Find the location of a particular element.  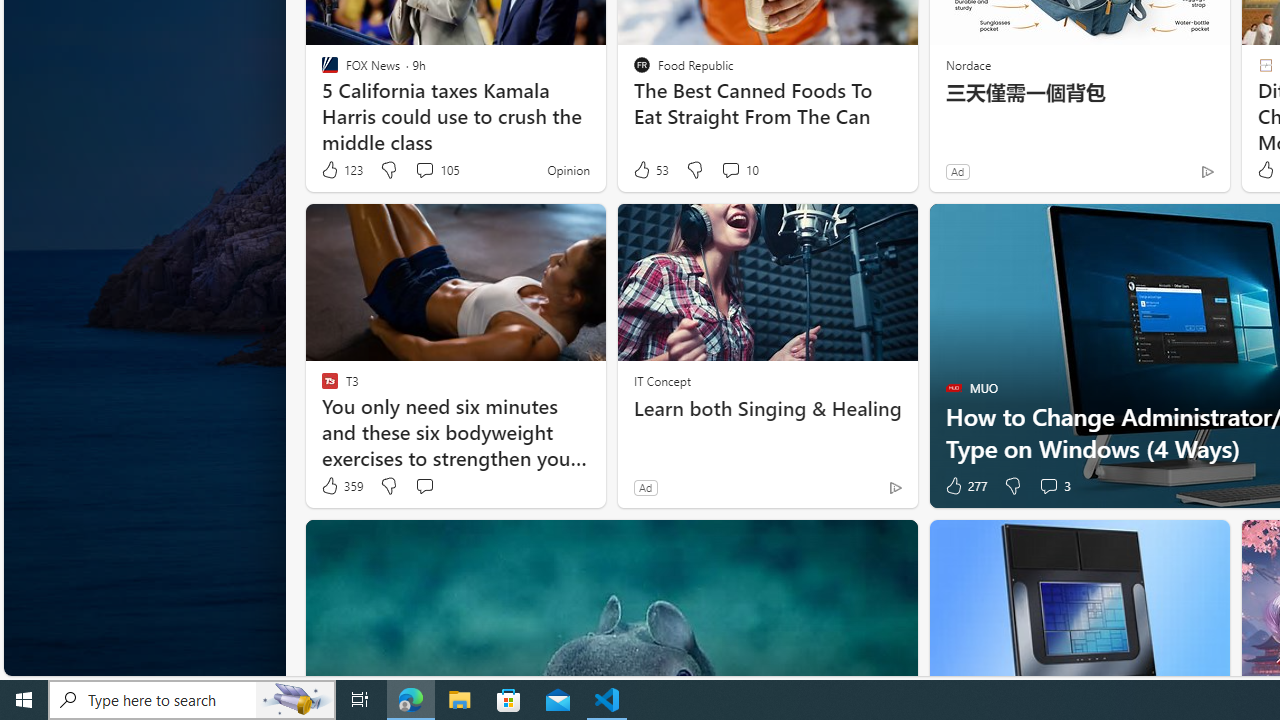

'View comments 10 Comment' is located at coordinates (738, 169).